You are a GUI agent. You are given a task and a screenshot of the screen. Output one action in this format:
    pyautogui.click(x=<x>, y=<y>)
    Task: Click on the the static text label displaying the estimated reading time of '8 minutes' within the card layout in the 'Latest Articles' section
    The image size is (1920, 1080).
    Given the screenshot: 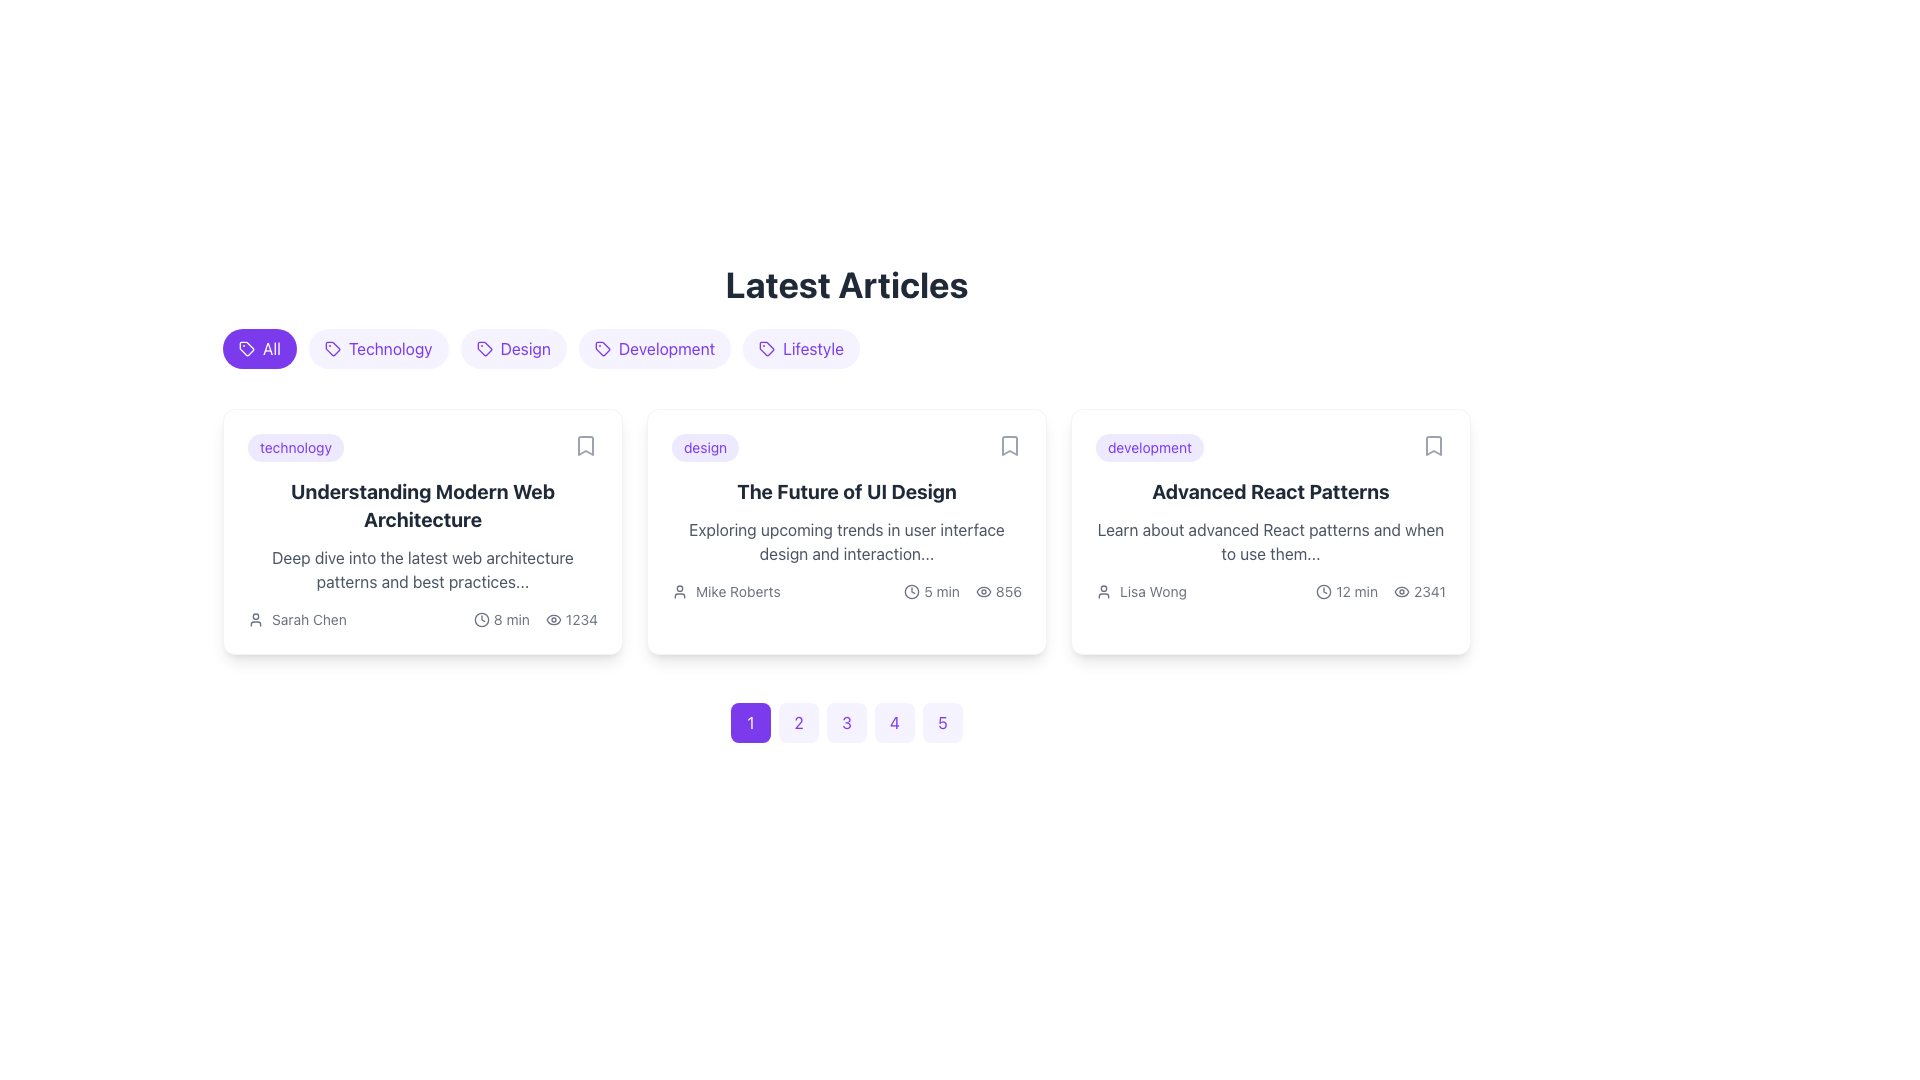 What is the action you would take?
    pyautogui.click(x=511, y=619)
    